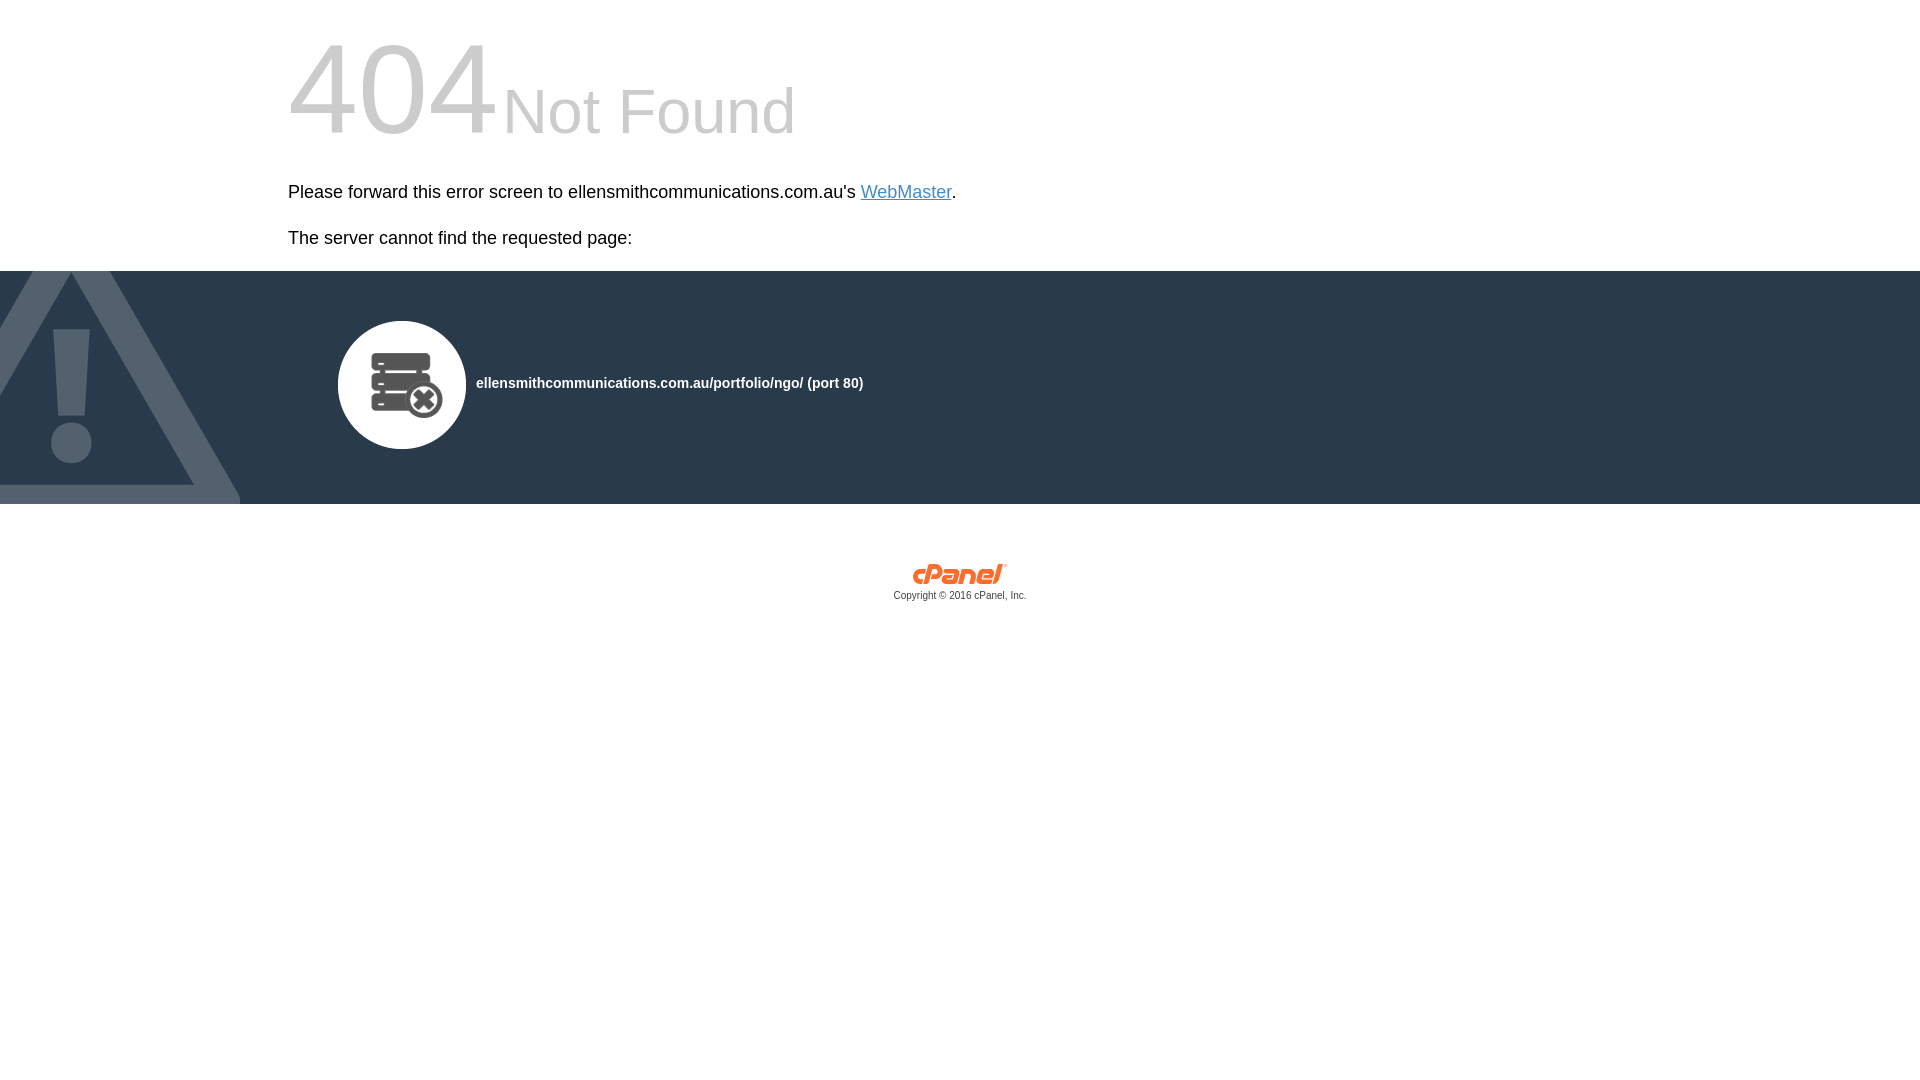  I want to click on 'WebMaster', so click(905, 192).